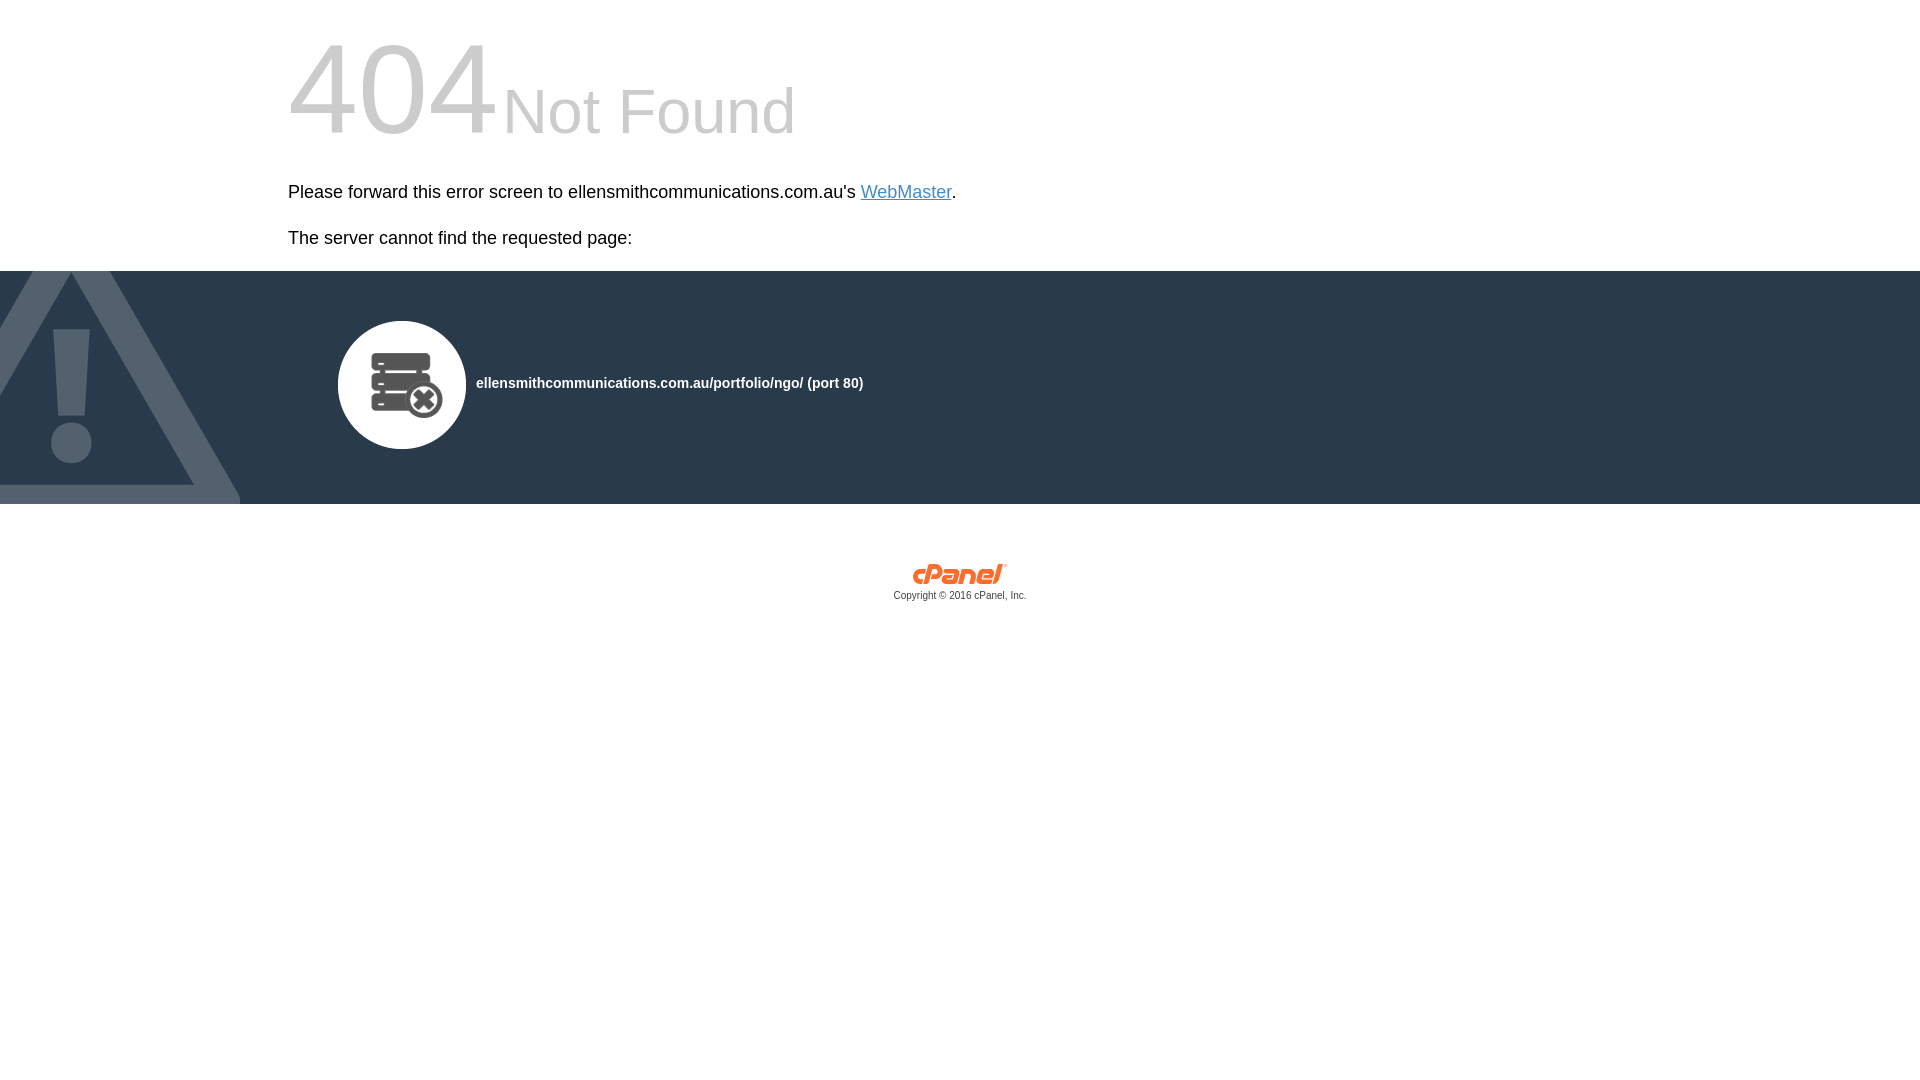  I want to click on 'WebMaster', so click(905, 192).